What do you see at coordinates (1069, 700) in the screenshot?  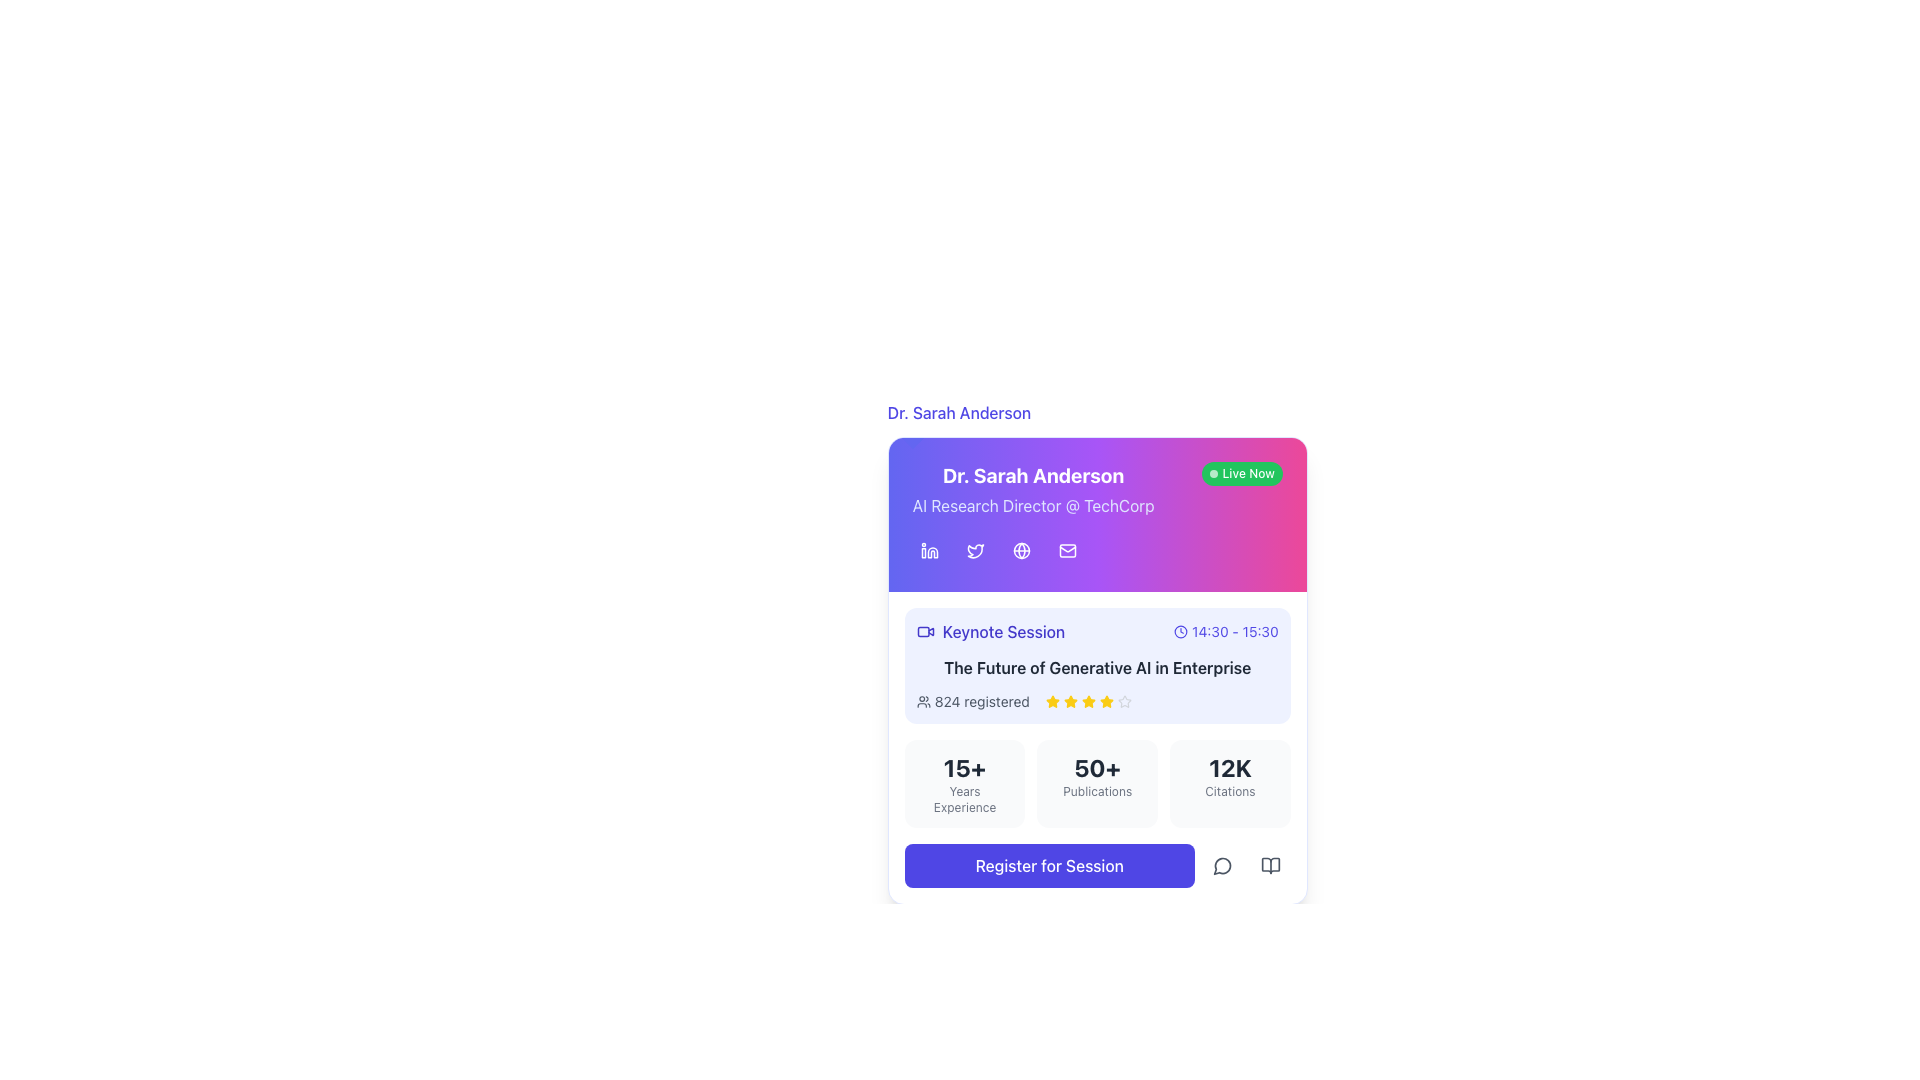 I see `the third star icon in the rating scale of the session card titled 'The Future of Generative AI in Enterprise', located near the bottom of the card` at bounding box center [1069, 700].